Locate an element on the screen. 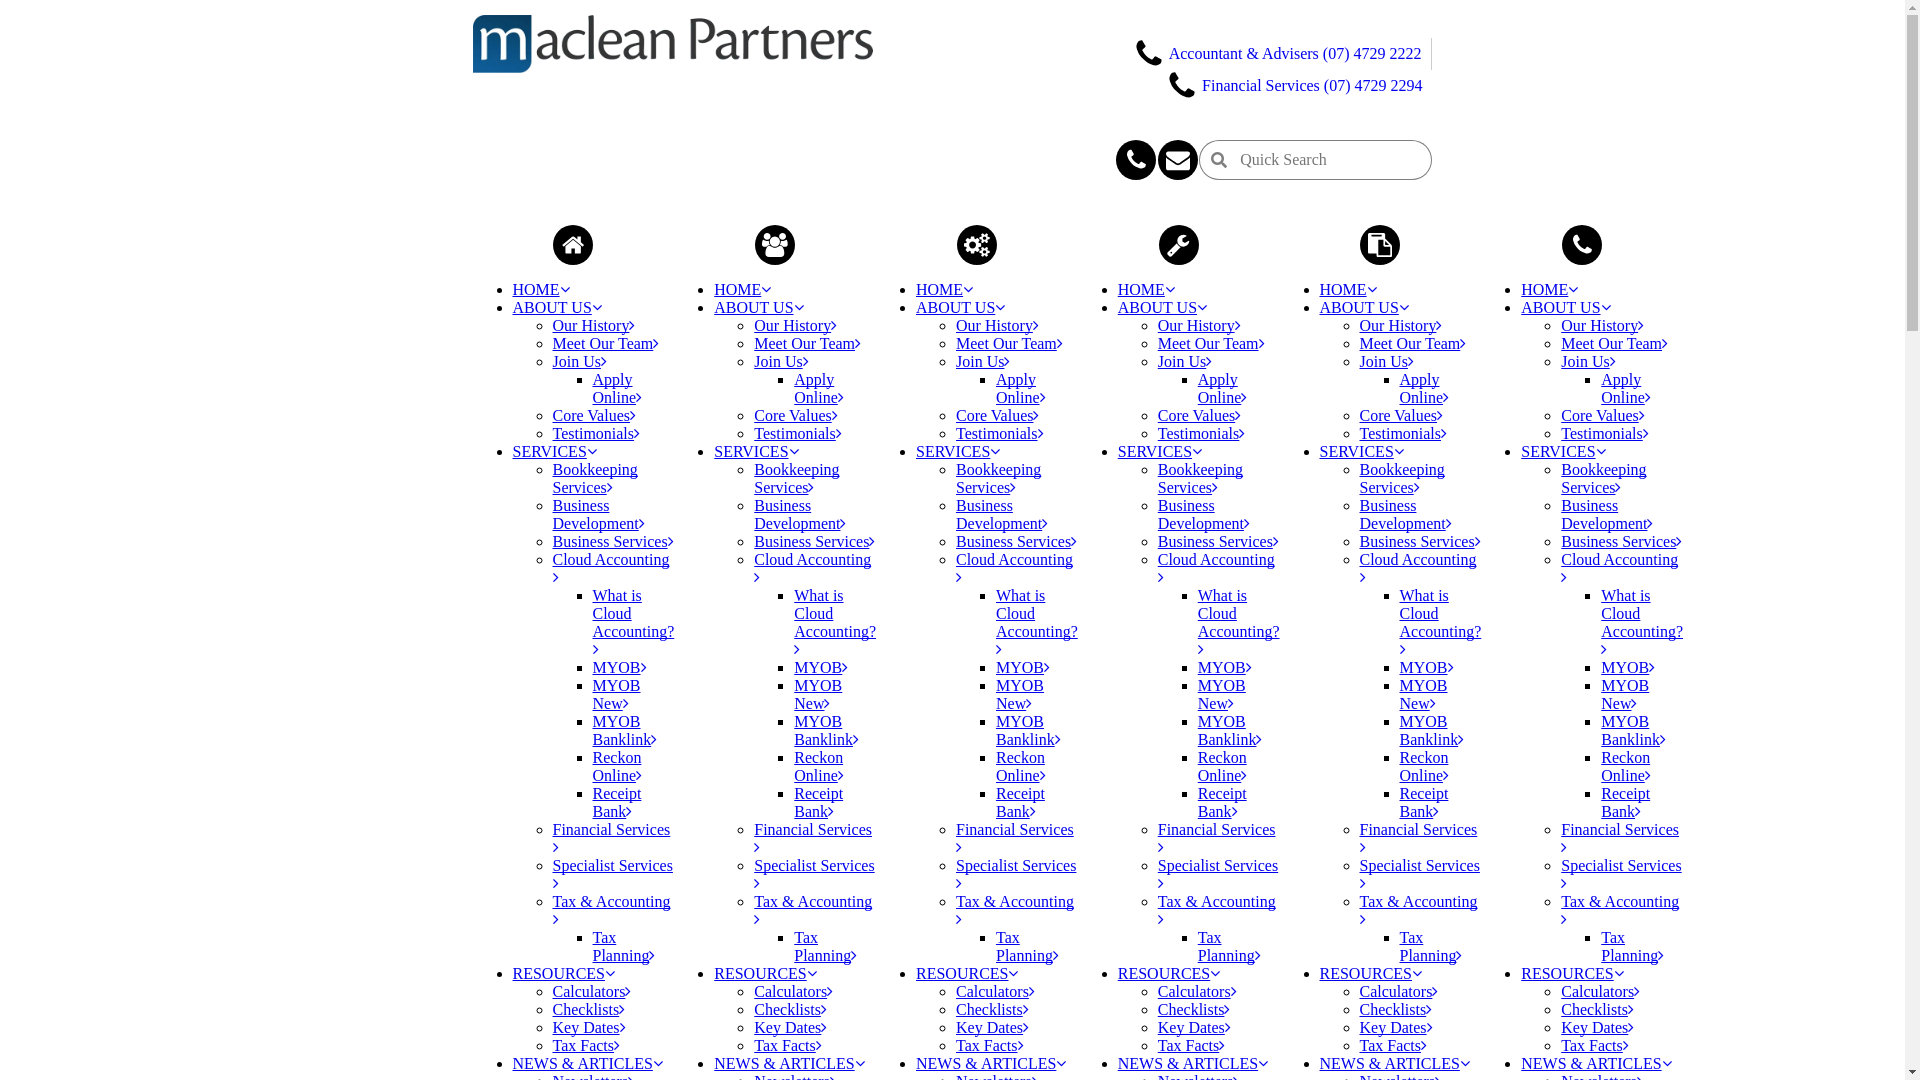 The width and height of the screenshot is (1920, 1080). 'Join Us' is located at coordinates (1185, 361).